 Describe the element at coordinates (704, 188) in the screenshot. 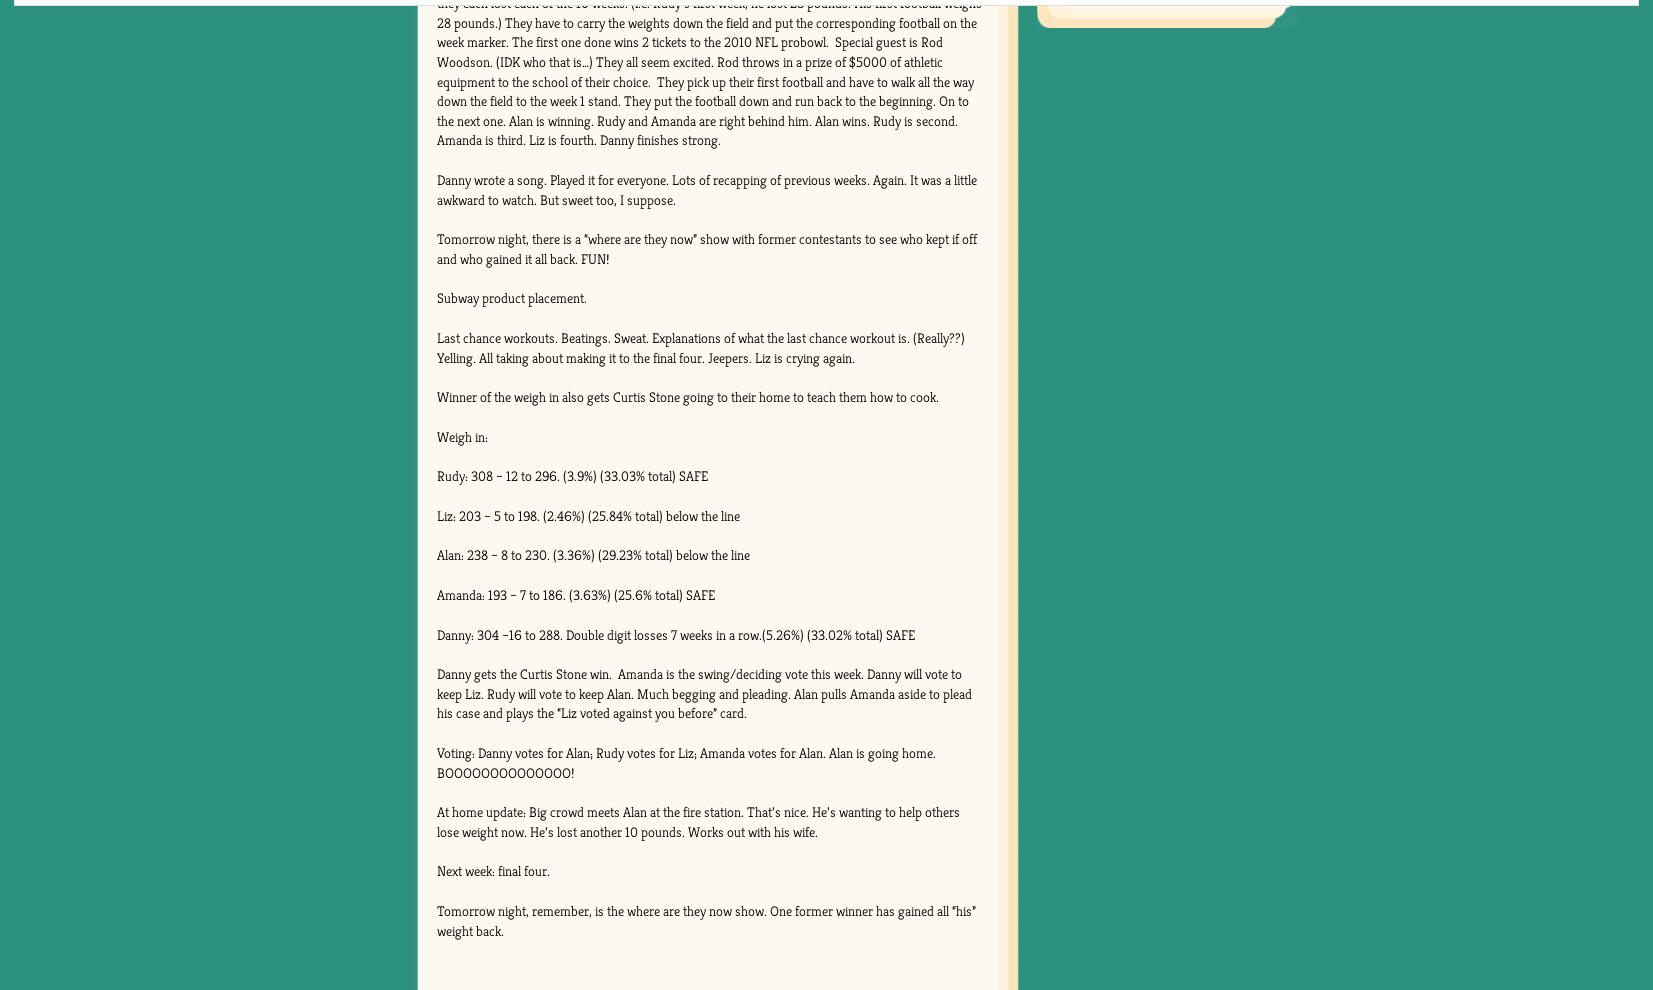

I see `'Danny wrote a song. Played it for everyone. Lots of recapping of previous weeks. Again. It was a little awkward to watch. But sweet too, I suppose.'` at that location.